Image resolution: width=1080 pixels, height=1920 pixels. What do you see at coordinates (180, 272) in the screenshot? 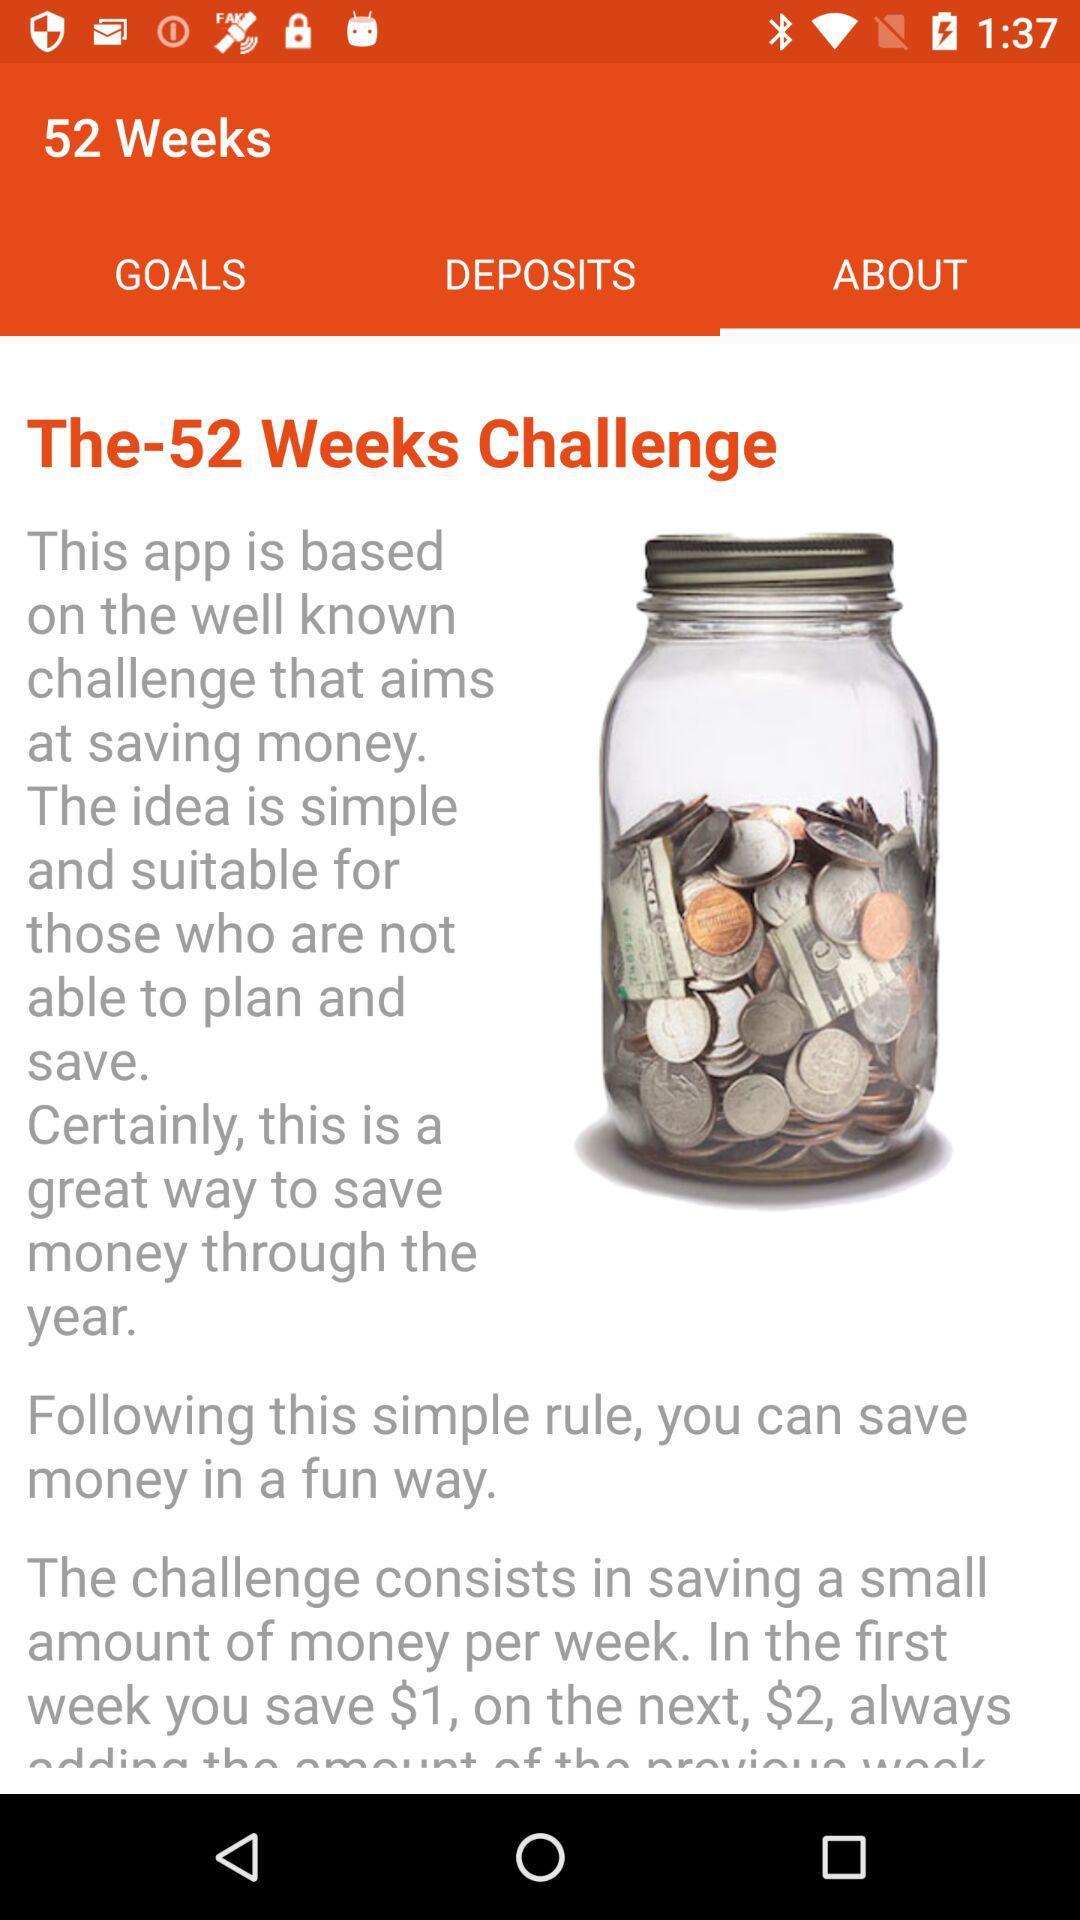
I see `the item to the left of deposits` at bounding box center [180, 272].